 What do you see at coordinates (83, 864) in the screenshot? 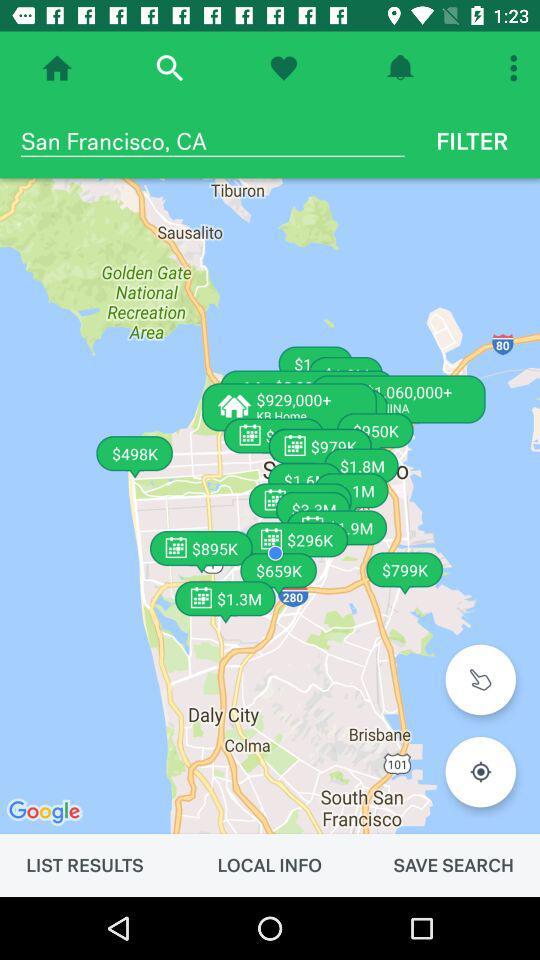
I see `item to the left of the local info` at bounding box center [83, 864].